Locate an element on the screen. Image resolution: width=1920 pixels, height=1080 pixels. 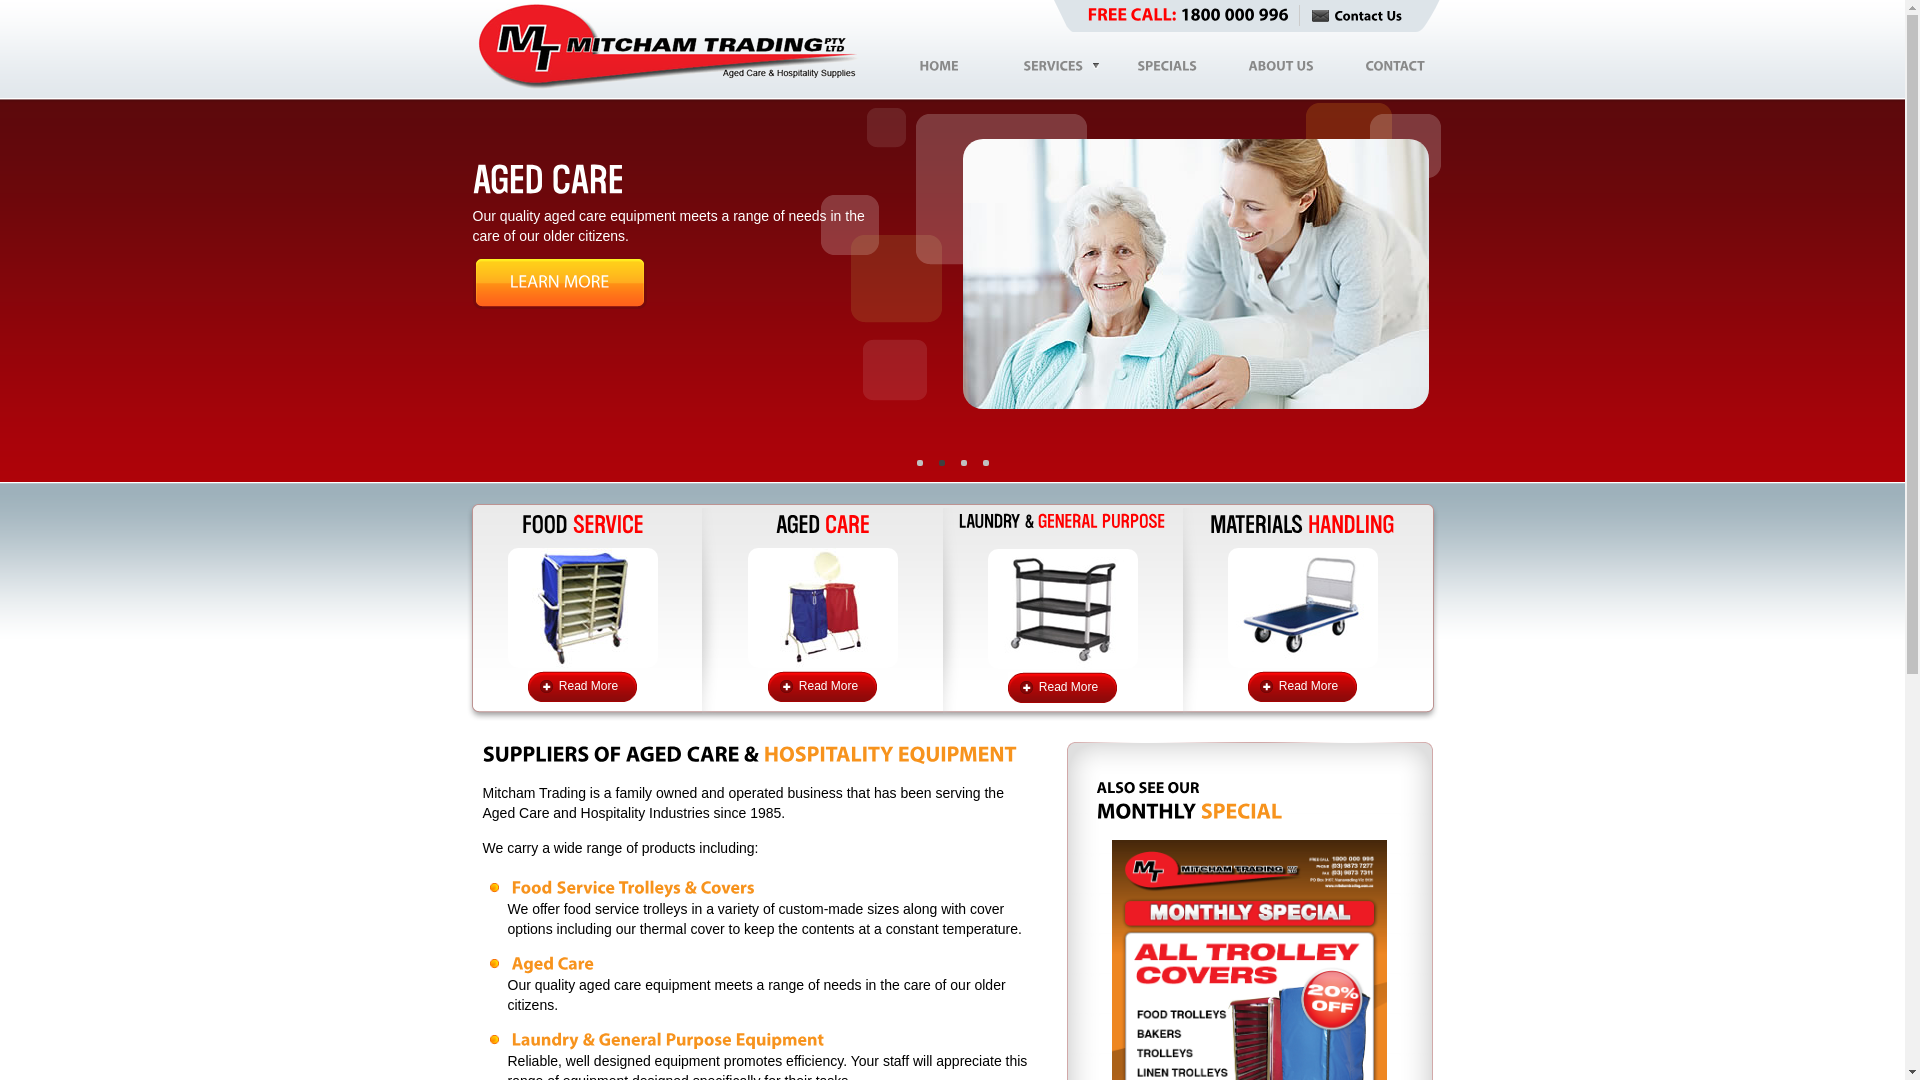
'3' is located at coordinates (974, 462).